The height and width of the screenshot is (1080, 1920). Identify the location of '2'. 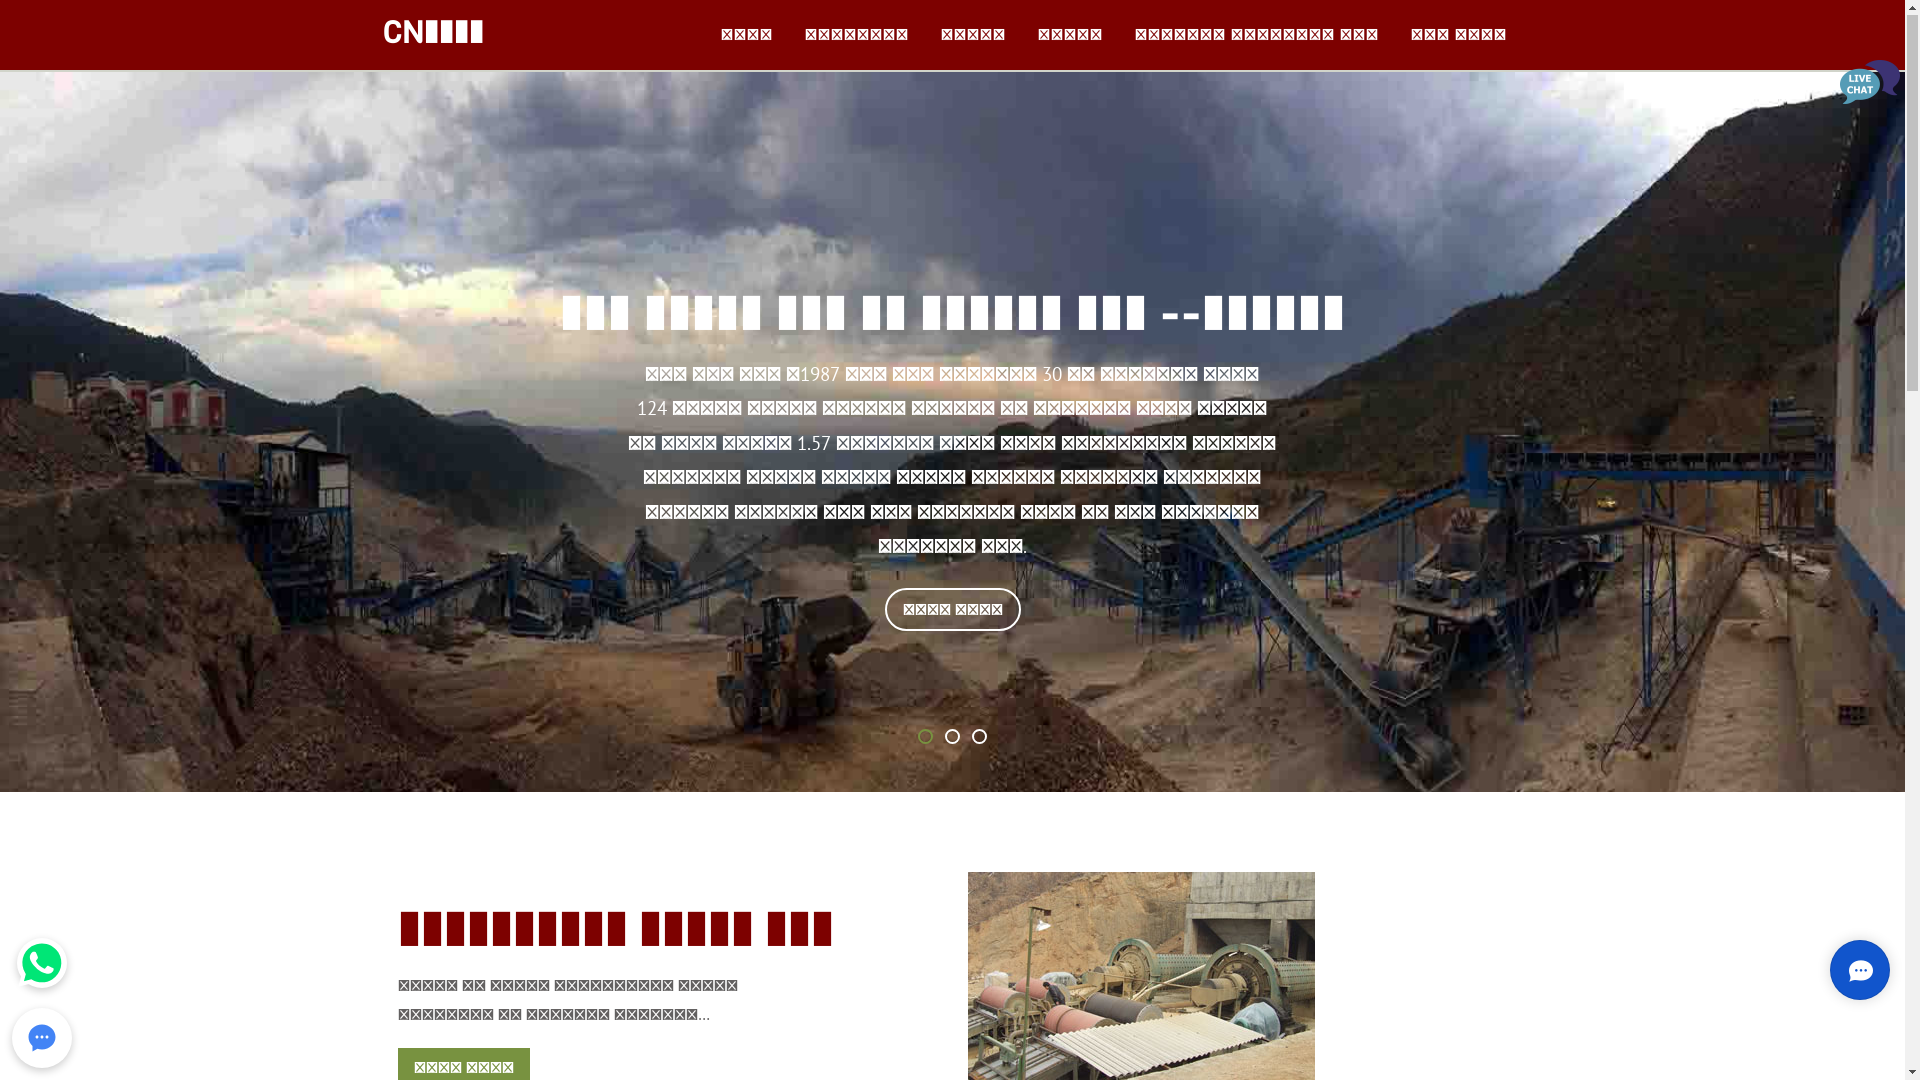
(951, 737).